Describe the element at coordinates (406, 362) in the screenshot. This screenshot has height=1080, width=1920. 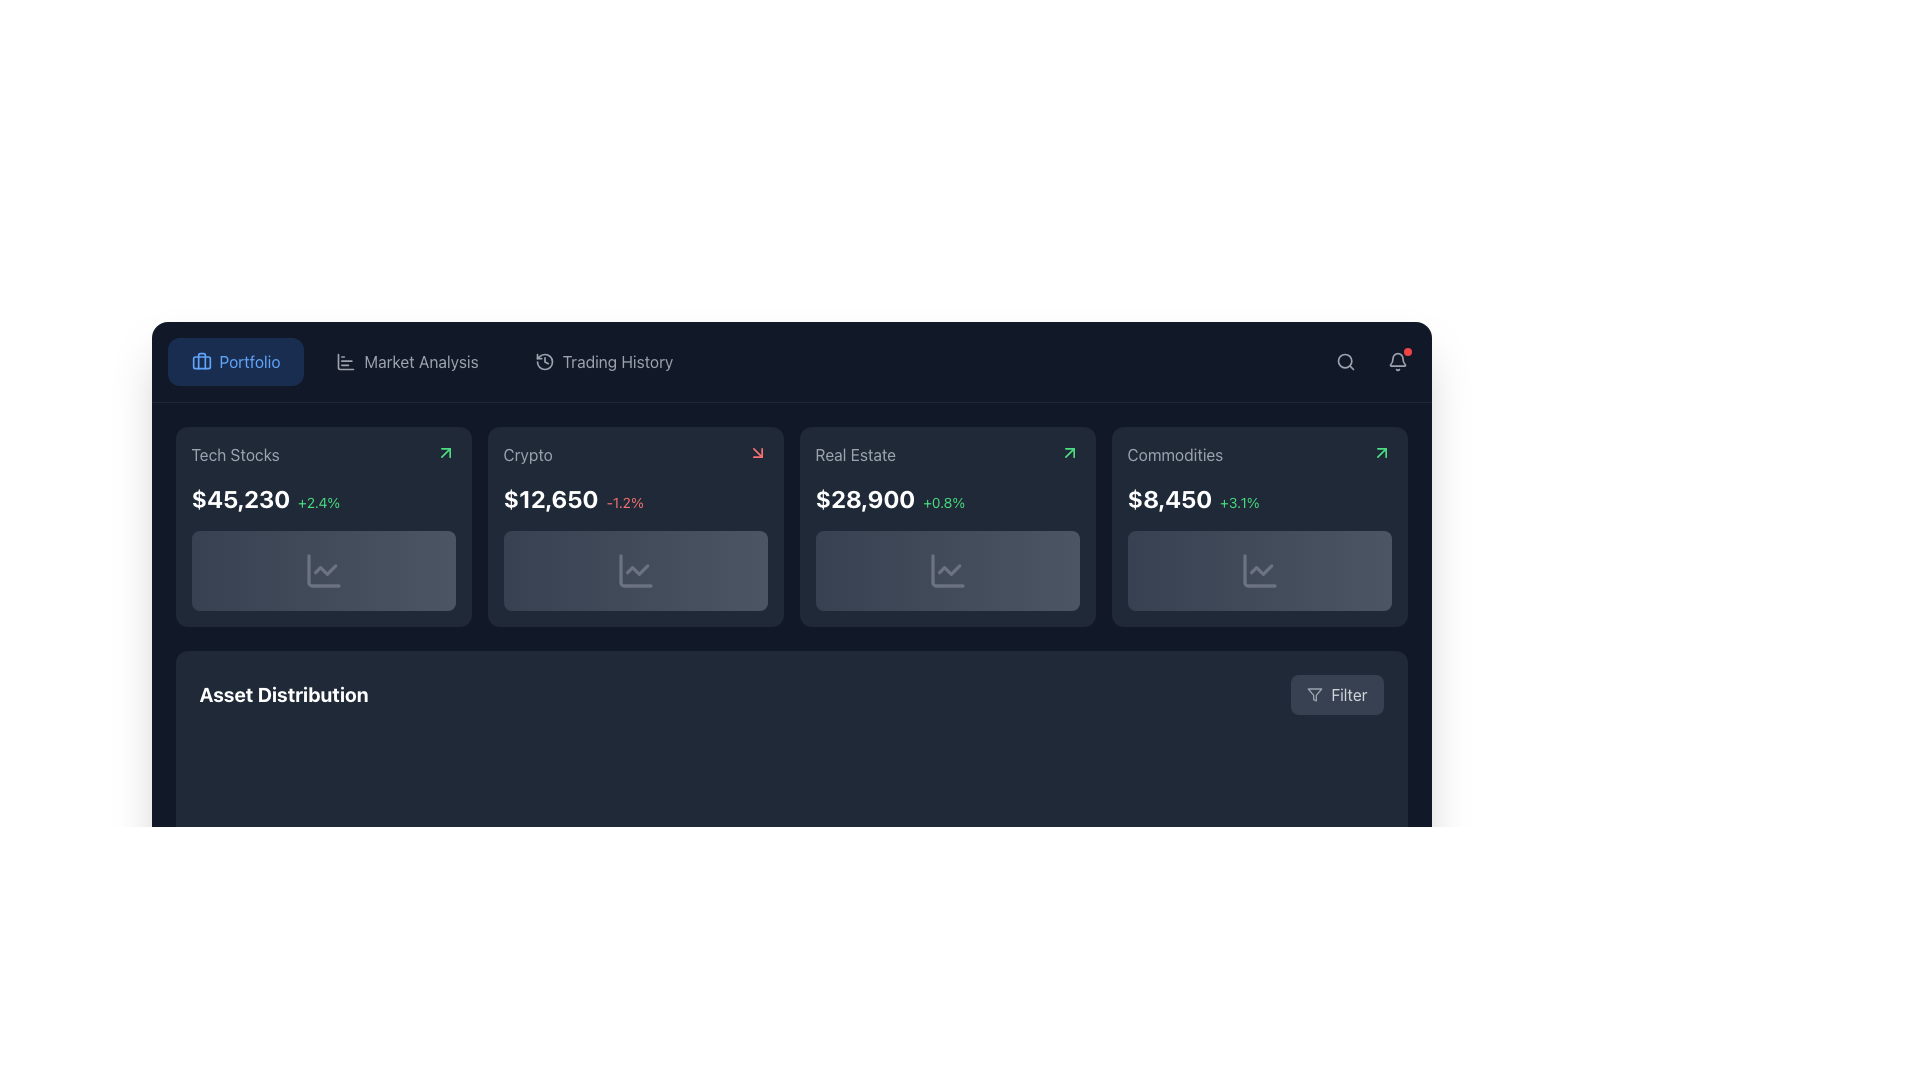
I see `the 'Market Analysis' button located` at that location.